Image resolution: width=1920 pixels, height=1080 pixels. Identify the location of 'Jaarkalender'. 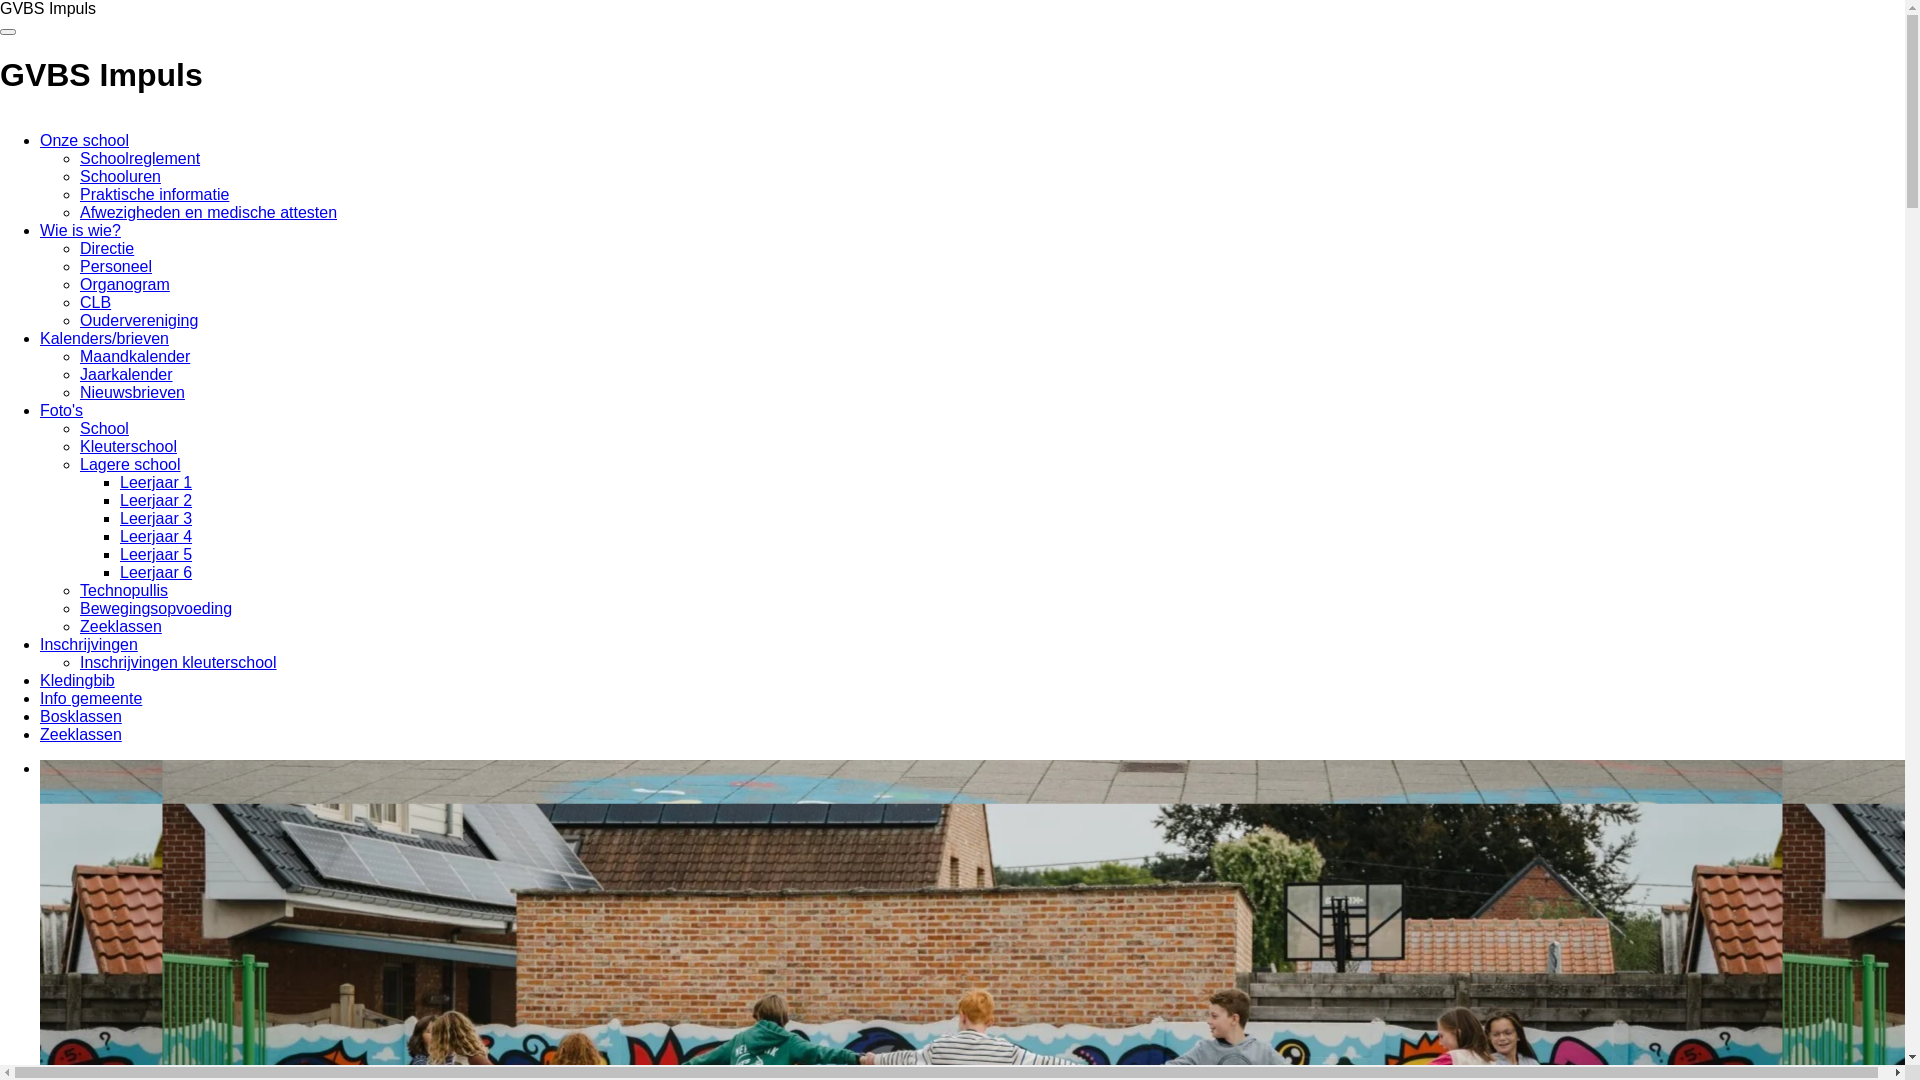
(125, 374).